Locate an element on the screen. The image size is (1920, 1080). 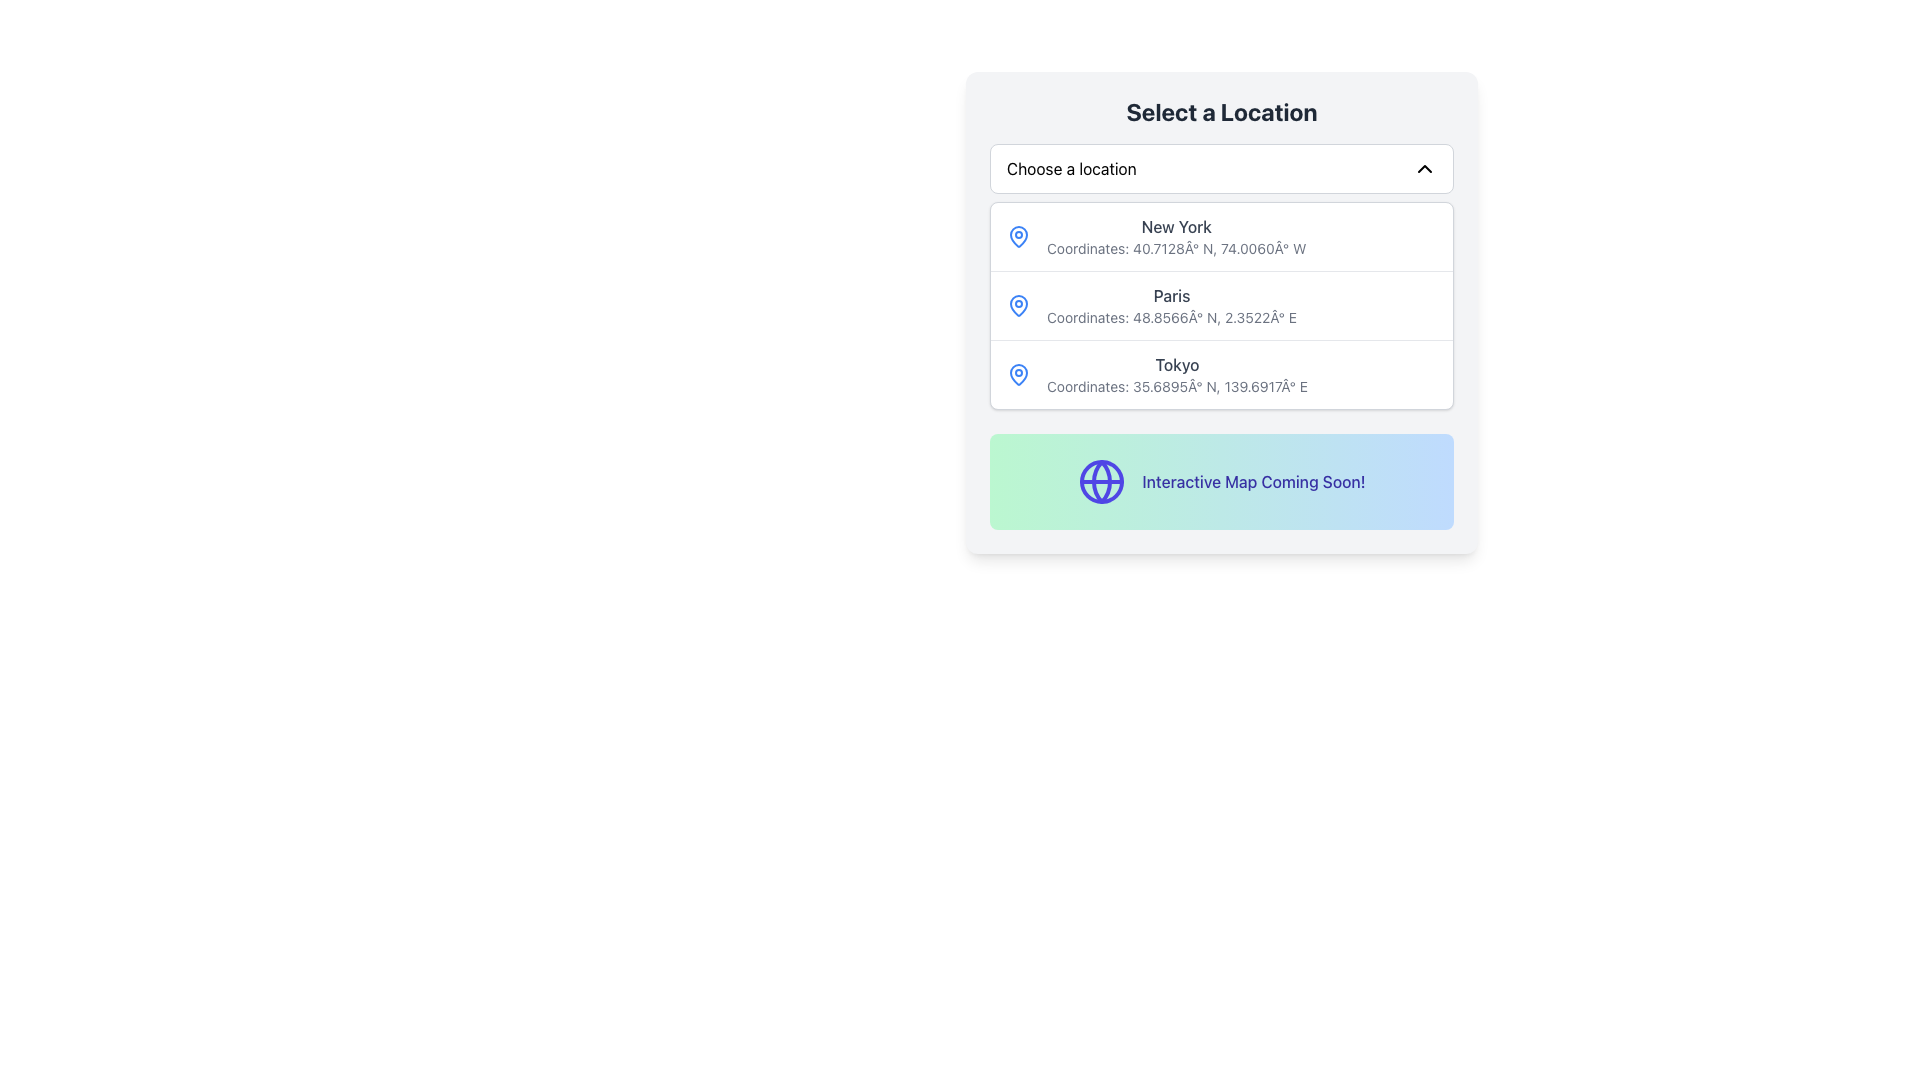
the Tokyo location icon, which is positioned on the far left of the entry in the list of locations is located at coordinates (1018, 374).